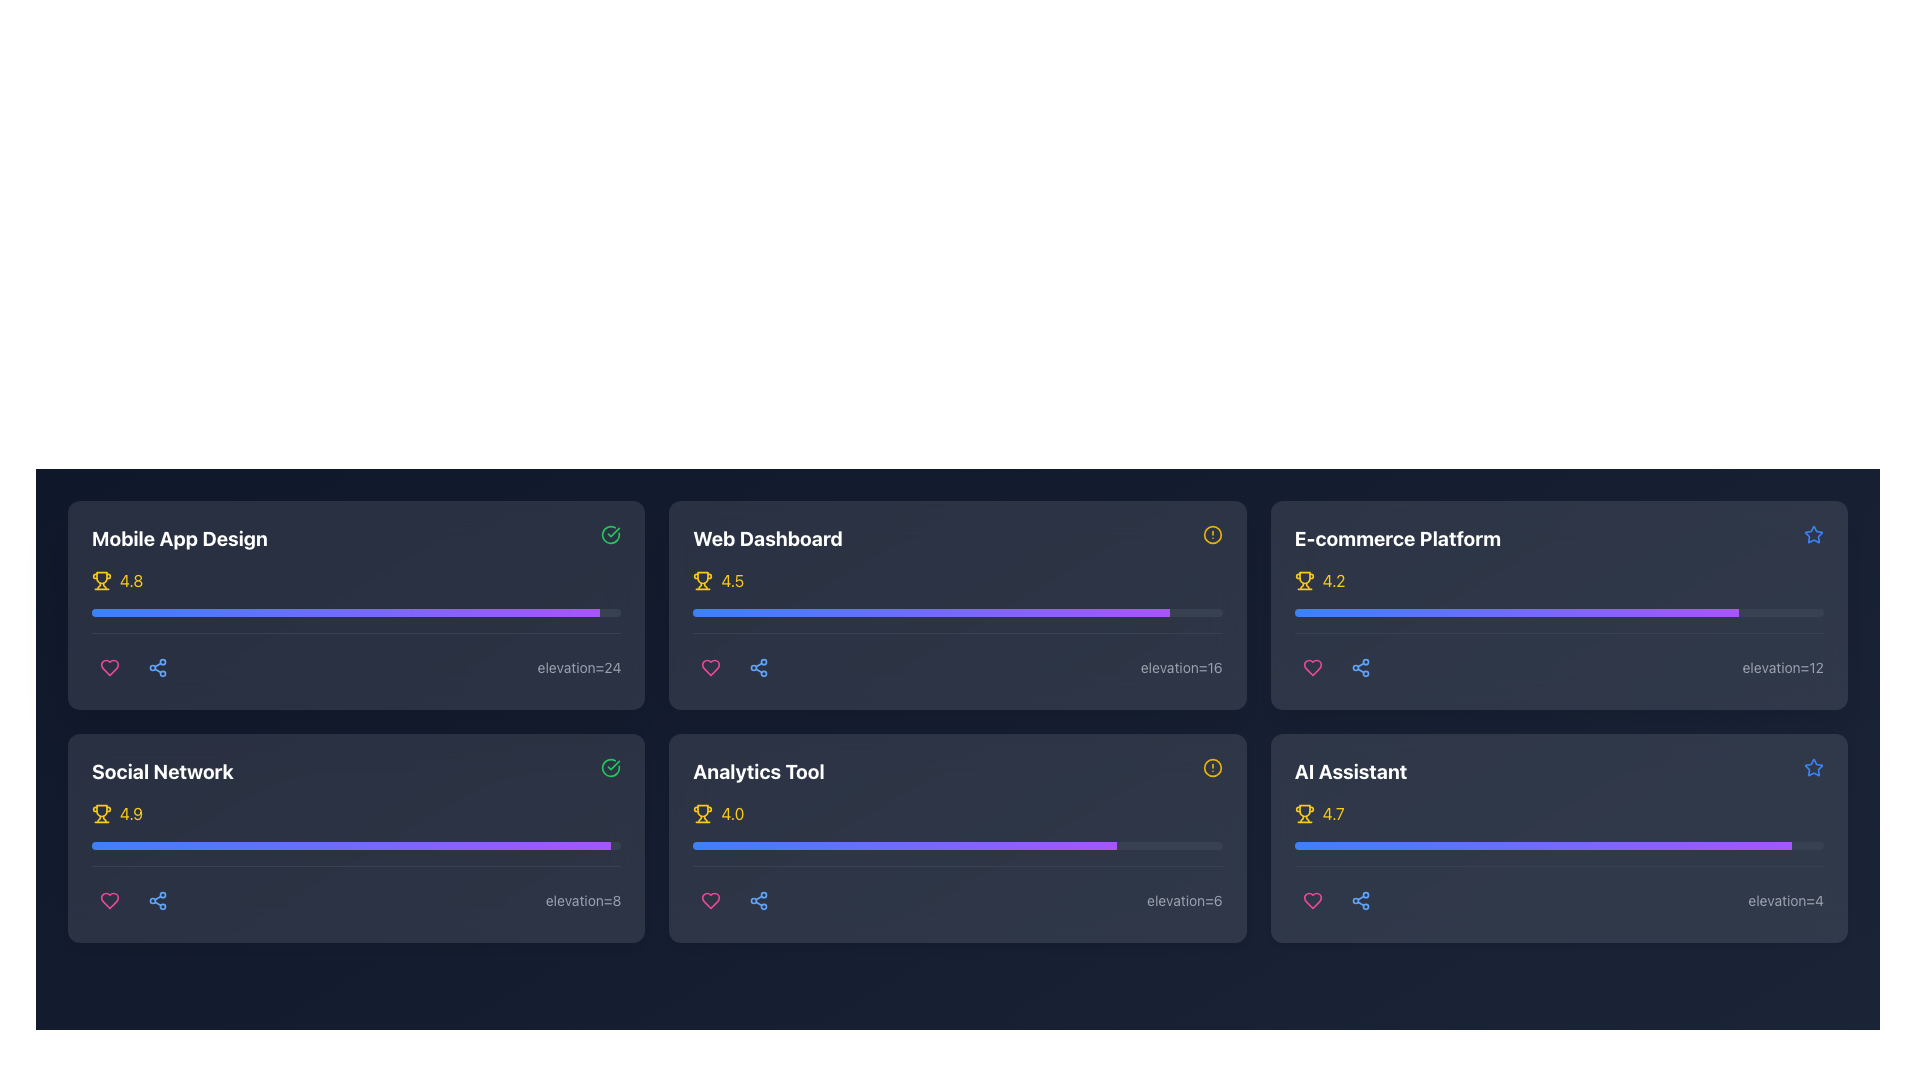  I want to click on the progress bar located within the 'Social Network' card, so click(351, 845).